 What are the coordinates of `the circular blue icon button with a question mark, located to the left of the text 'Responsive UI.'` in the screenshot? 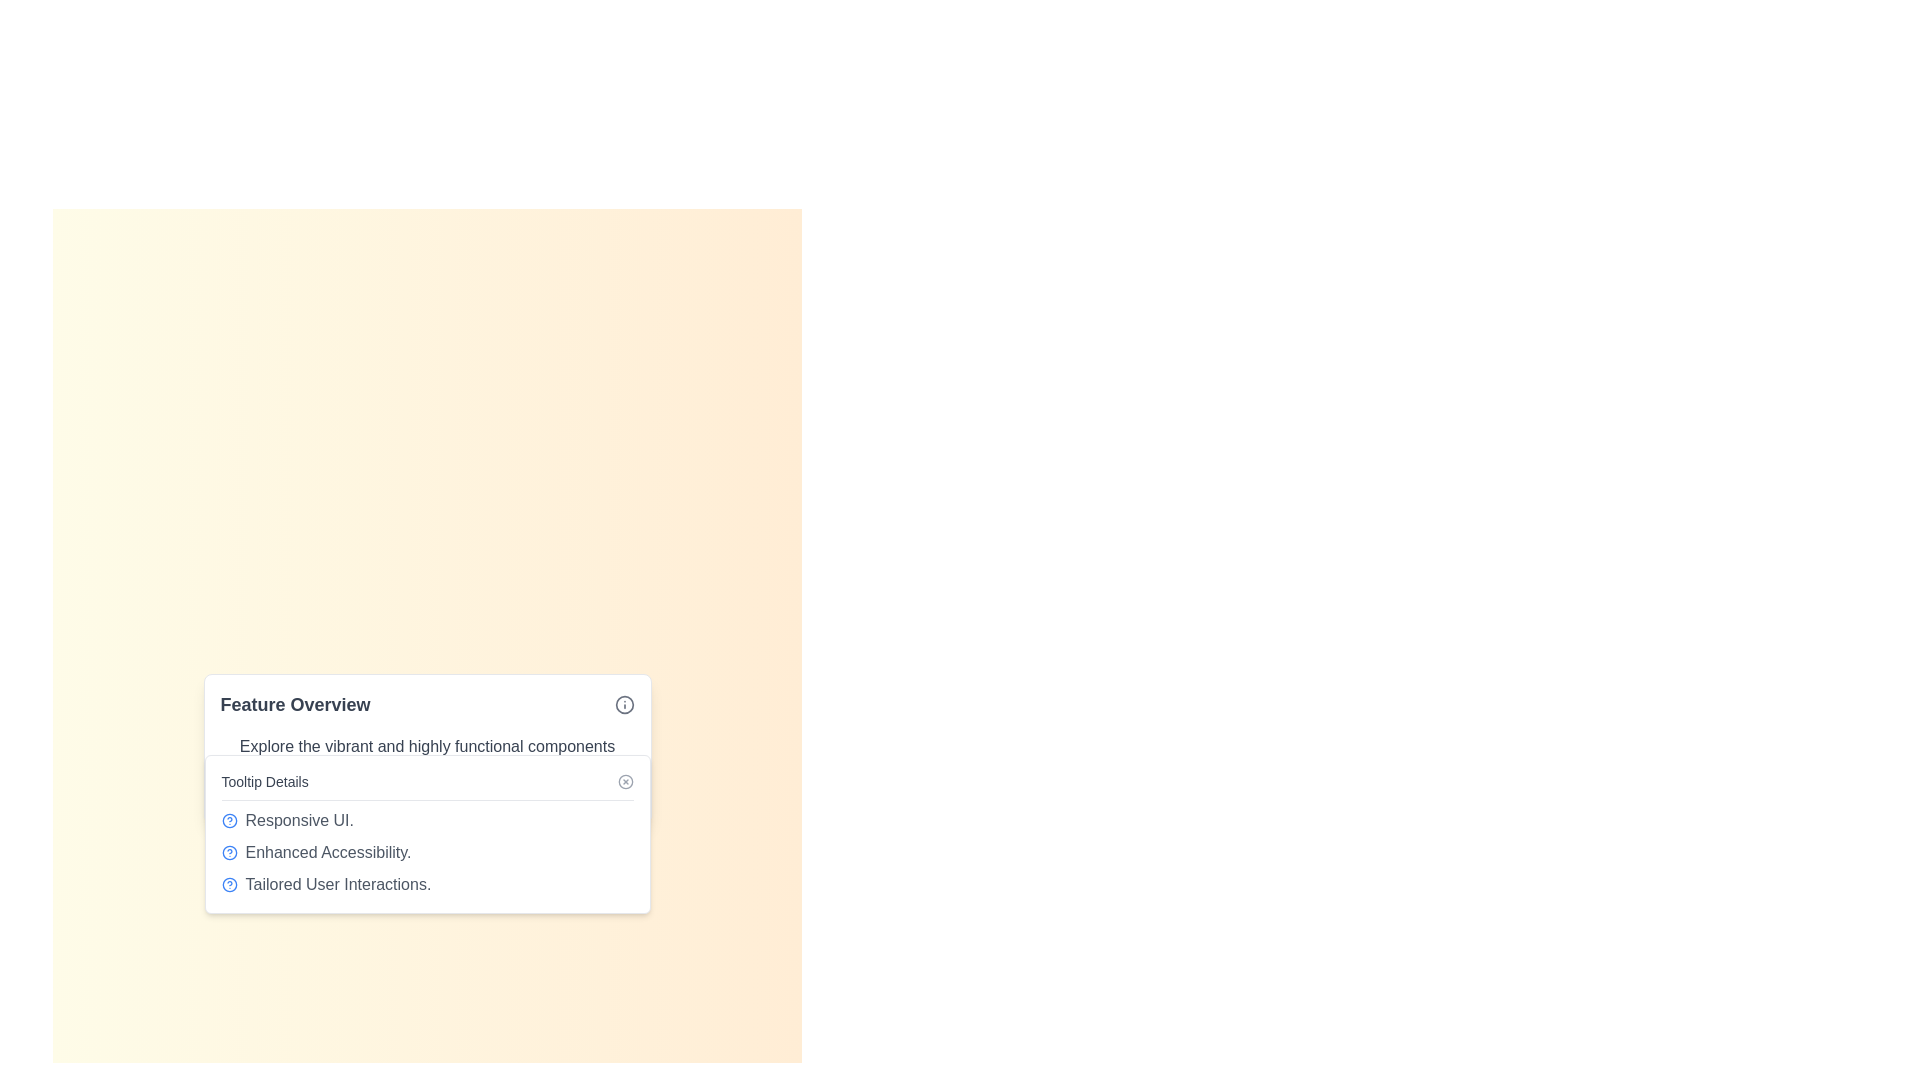 It's located at (229, 821).